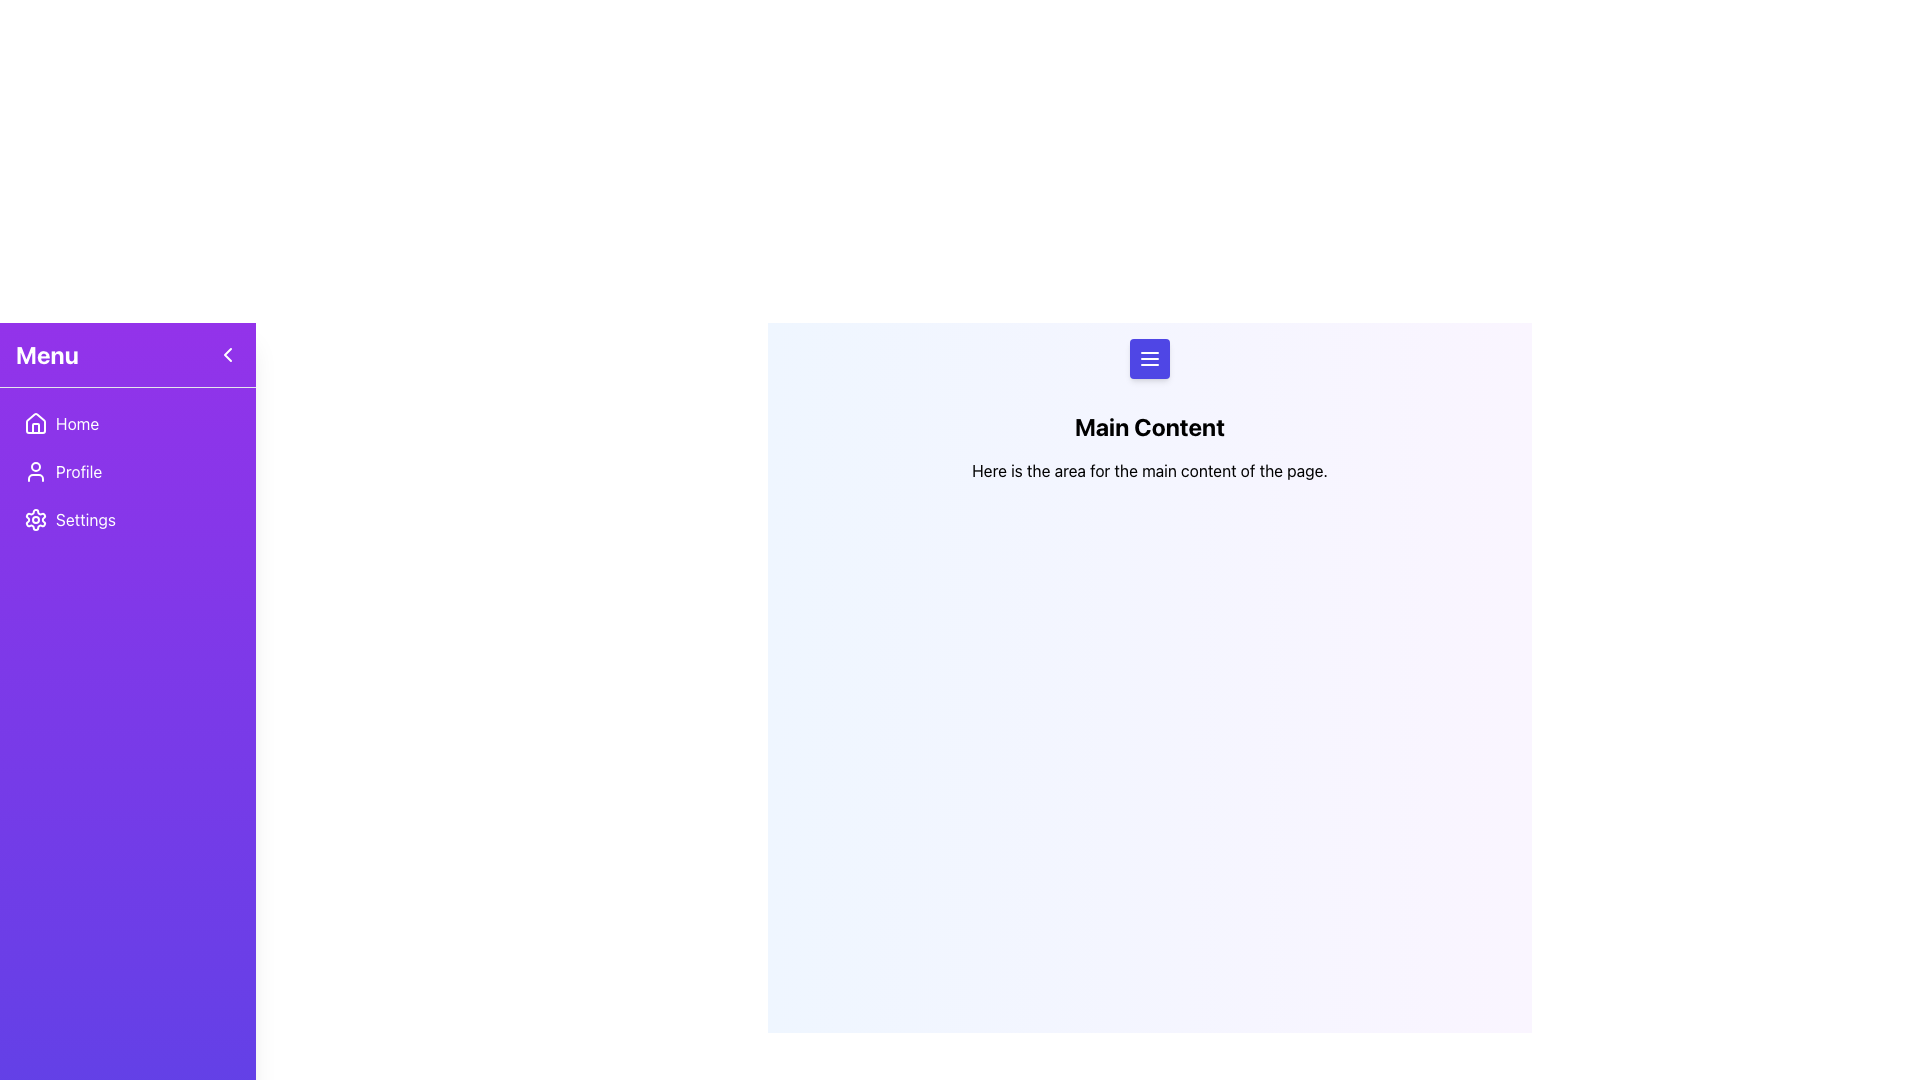 The height and width of the screenshot is (1080, 1920). What do you see at coordinates (79, 471) in the screenshot?
I see `text of the 'Profile' menu option label located in the vertical navigation menu, positioned between 'Home' and 'Settings'` at bounding box center [79, 471].